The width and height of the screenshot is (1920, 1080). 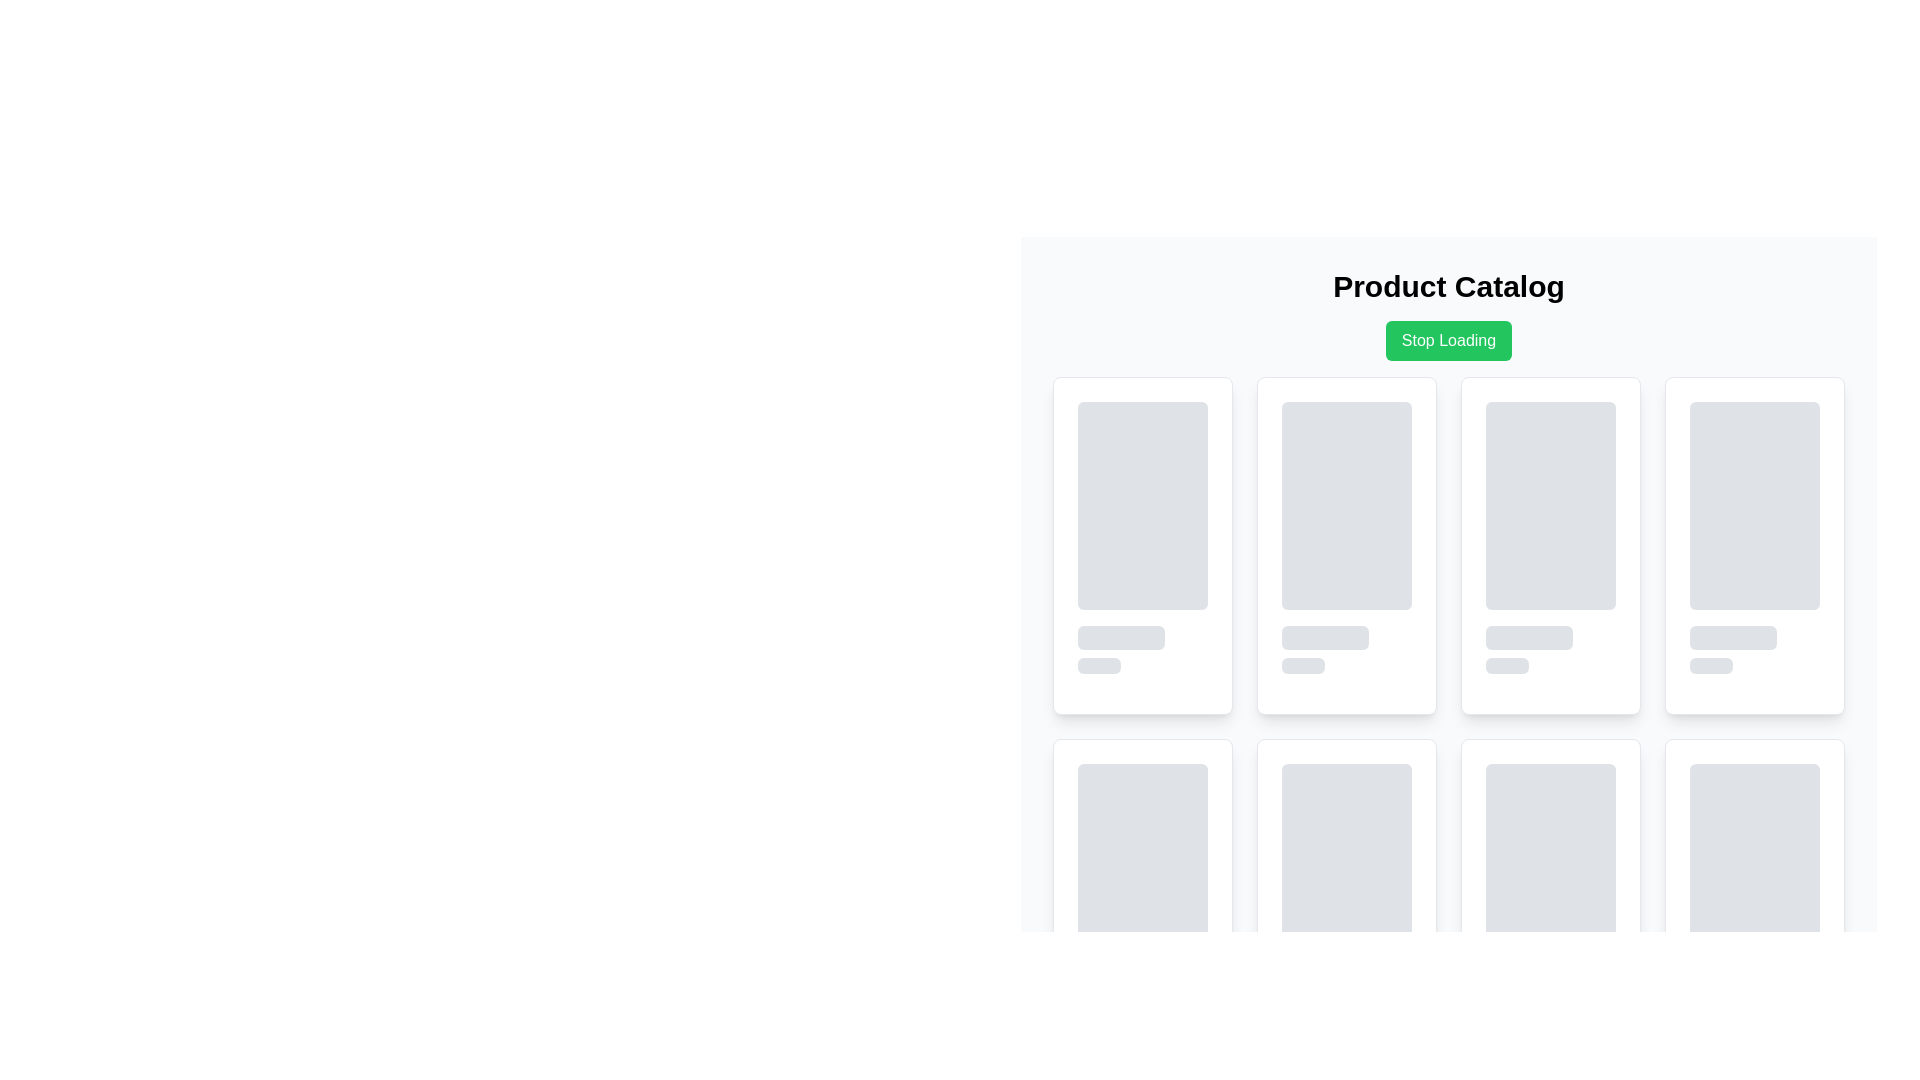 I want to click on the light gray rectangular placeholder with rounded corners located in the middle section of the second row within the grid layout, so click(x=1549, y=504).